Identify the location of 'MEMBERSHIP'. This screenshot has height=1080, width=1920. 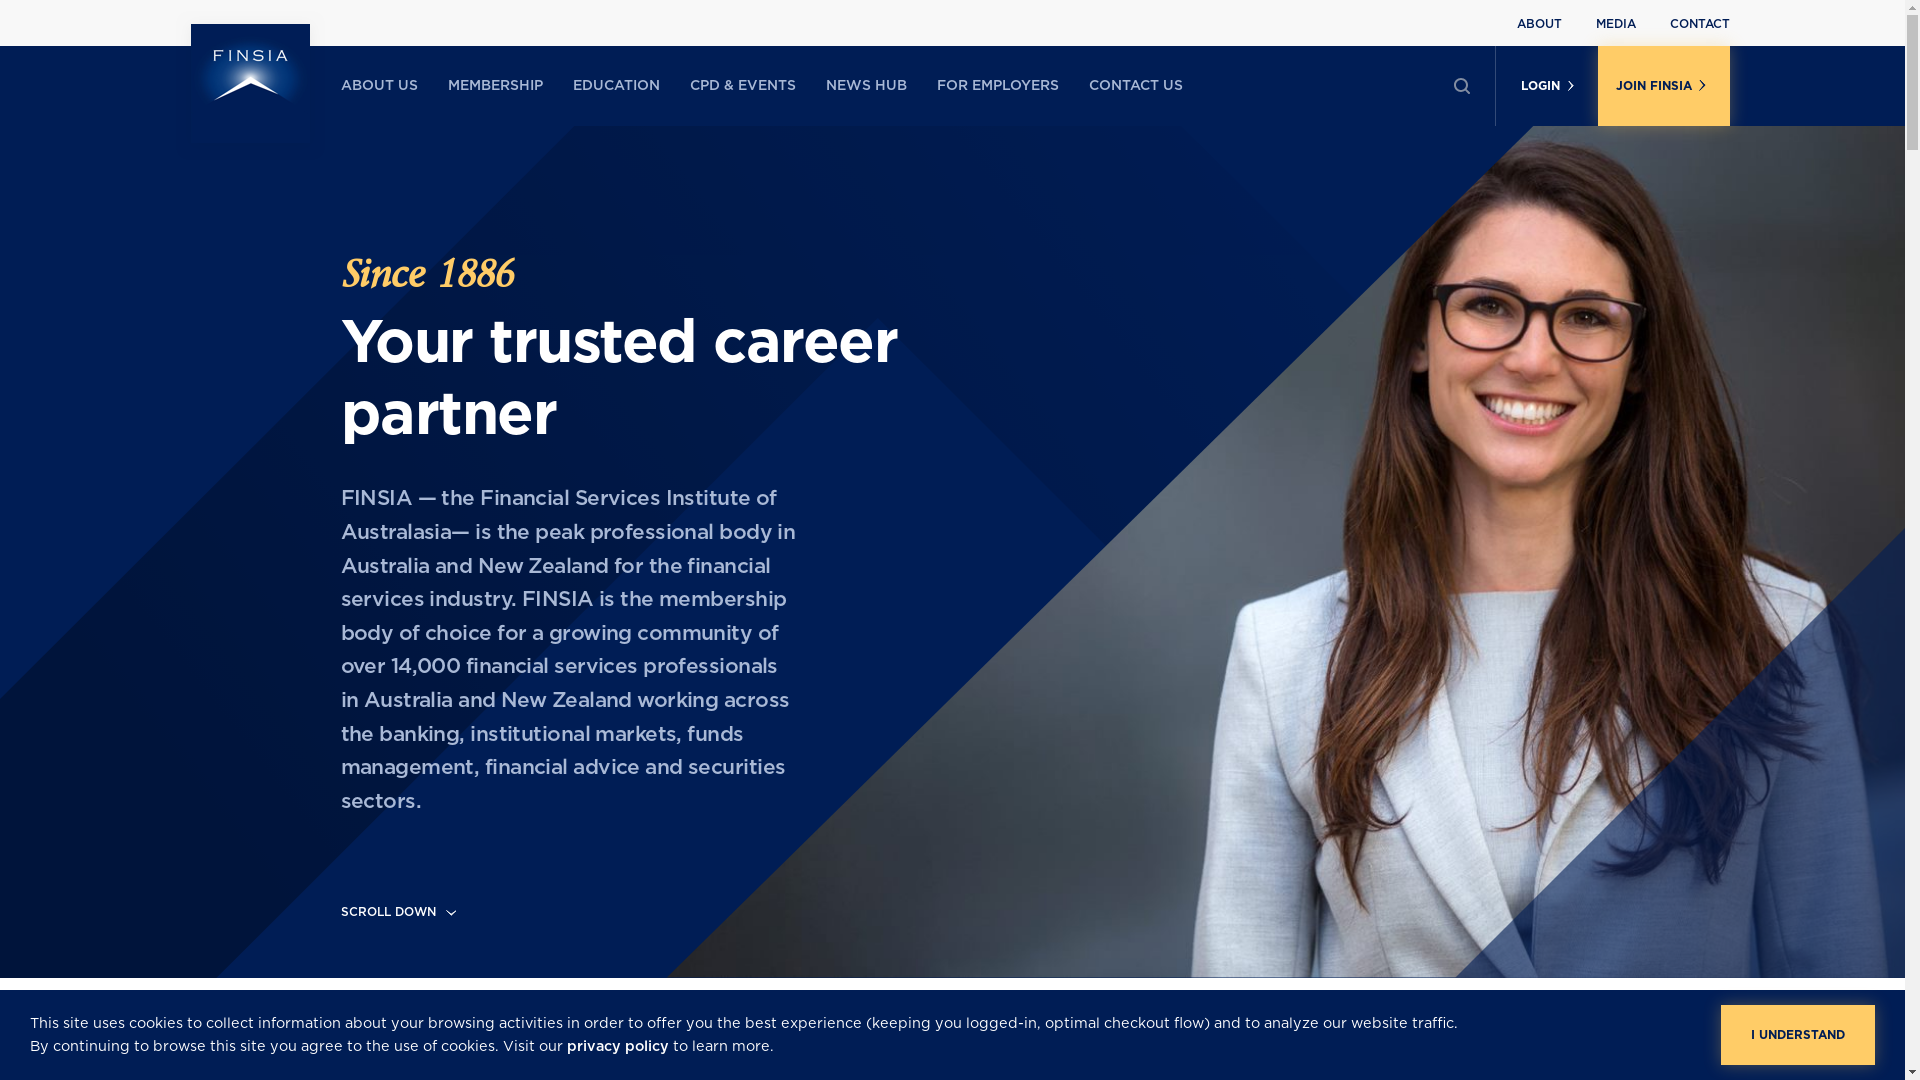
(495, 84).